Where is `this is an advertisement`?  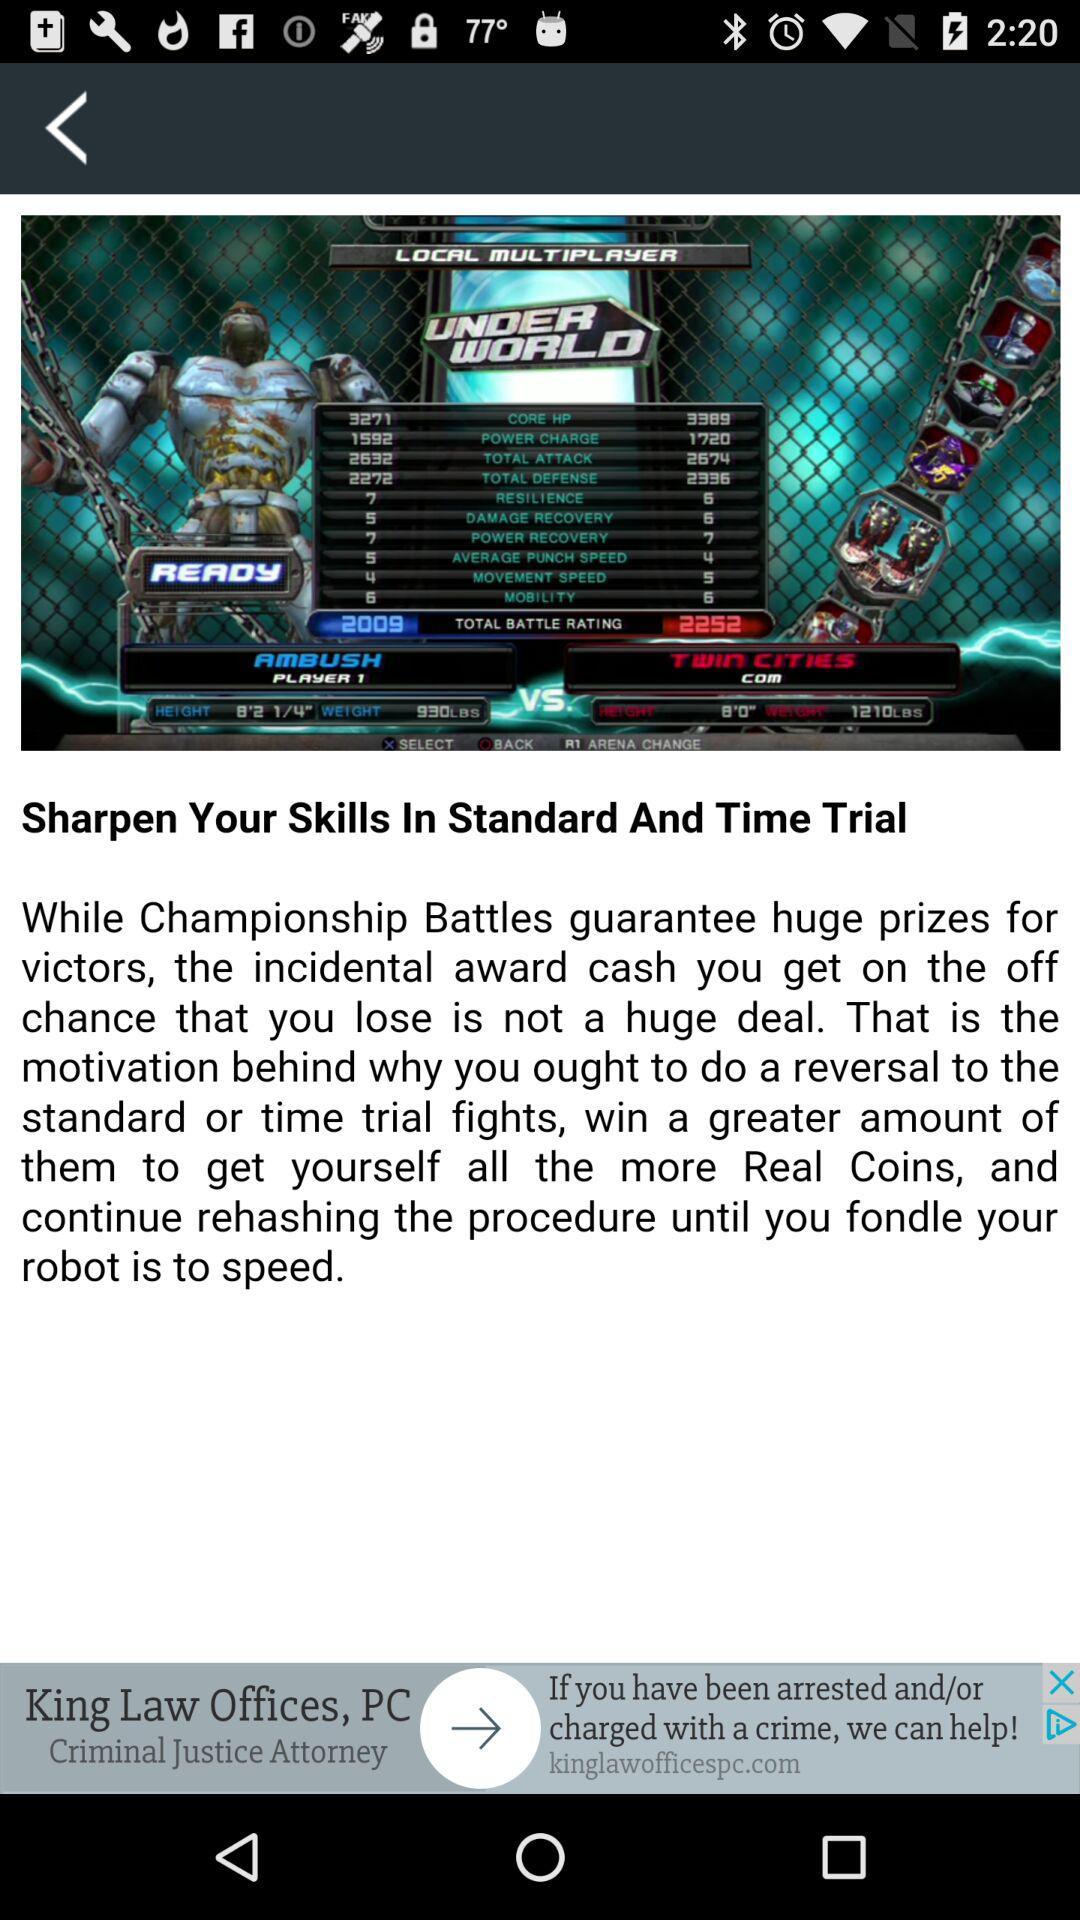 this is an advertisement is located at coordinates (540, 1727).